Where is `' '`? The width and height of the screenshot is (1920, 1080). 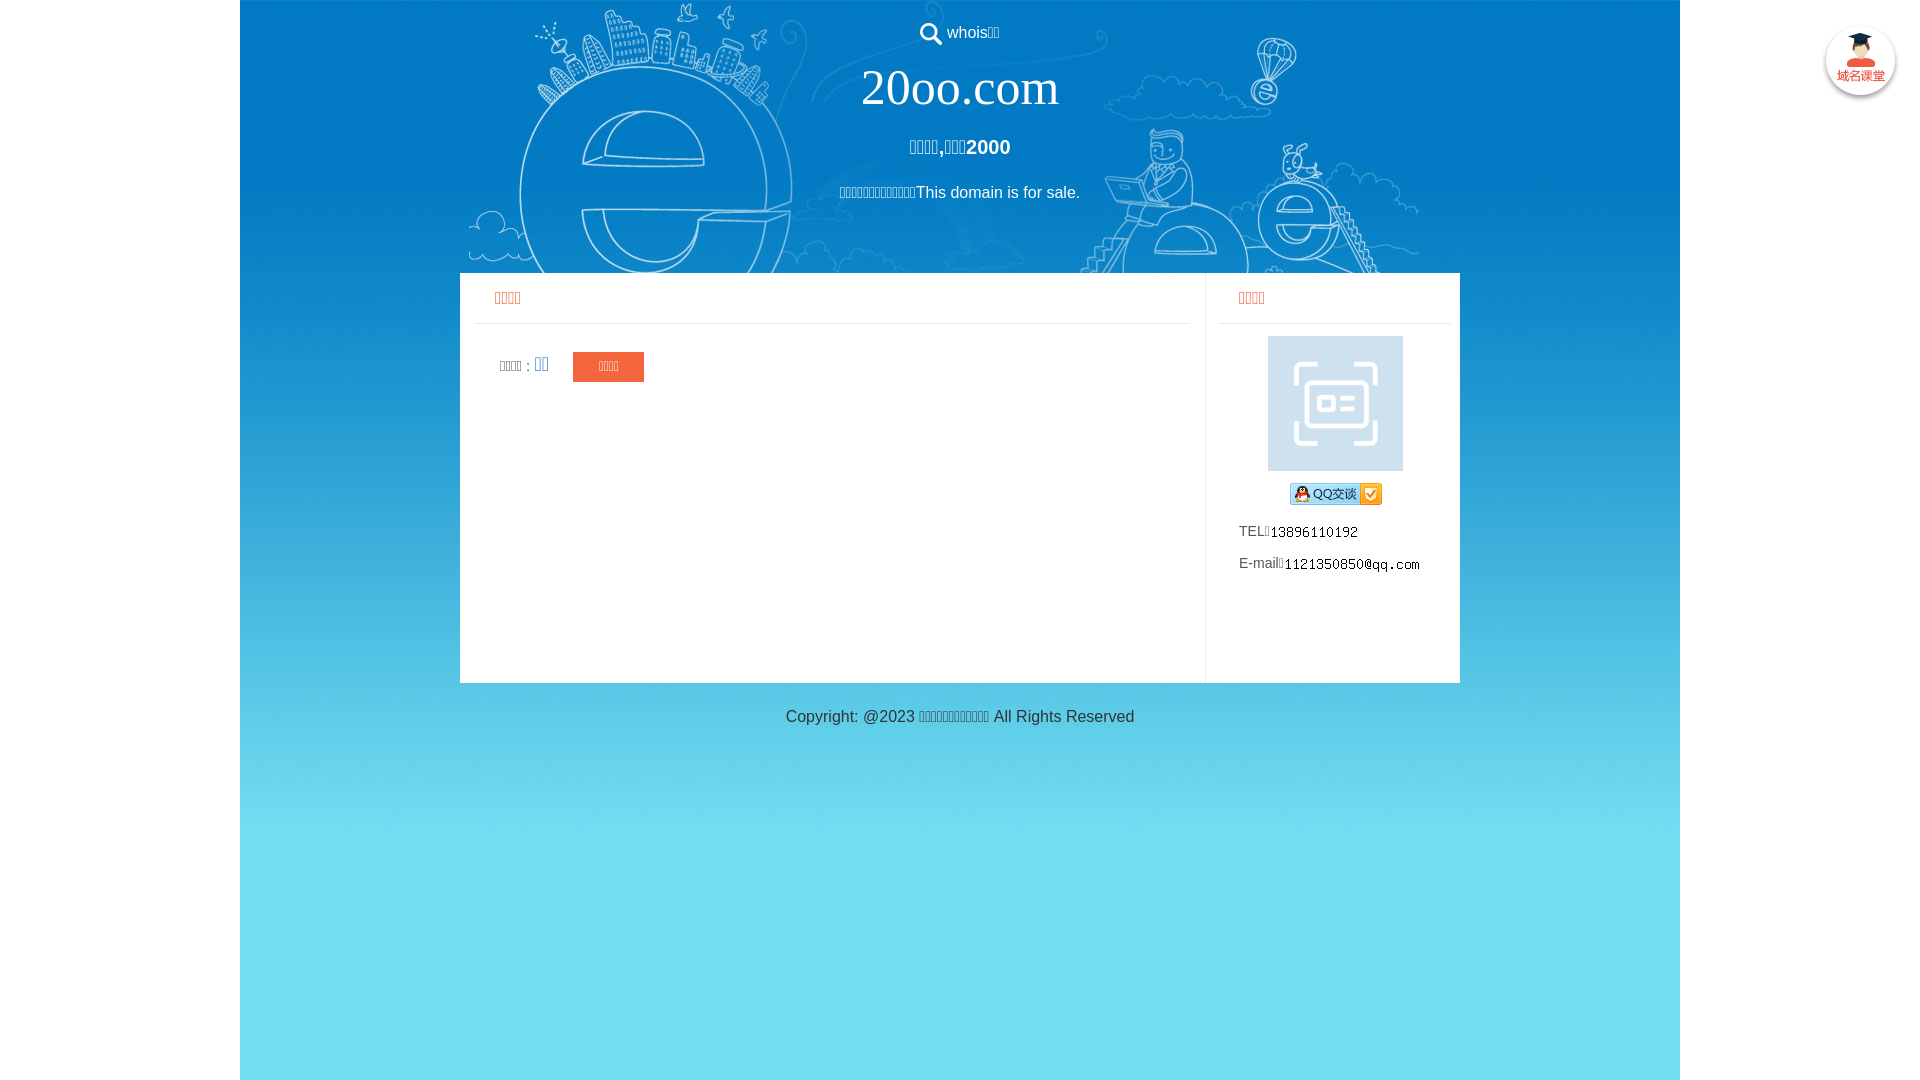
' ' is located at coordinates (1859, 62).